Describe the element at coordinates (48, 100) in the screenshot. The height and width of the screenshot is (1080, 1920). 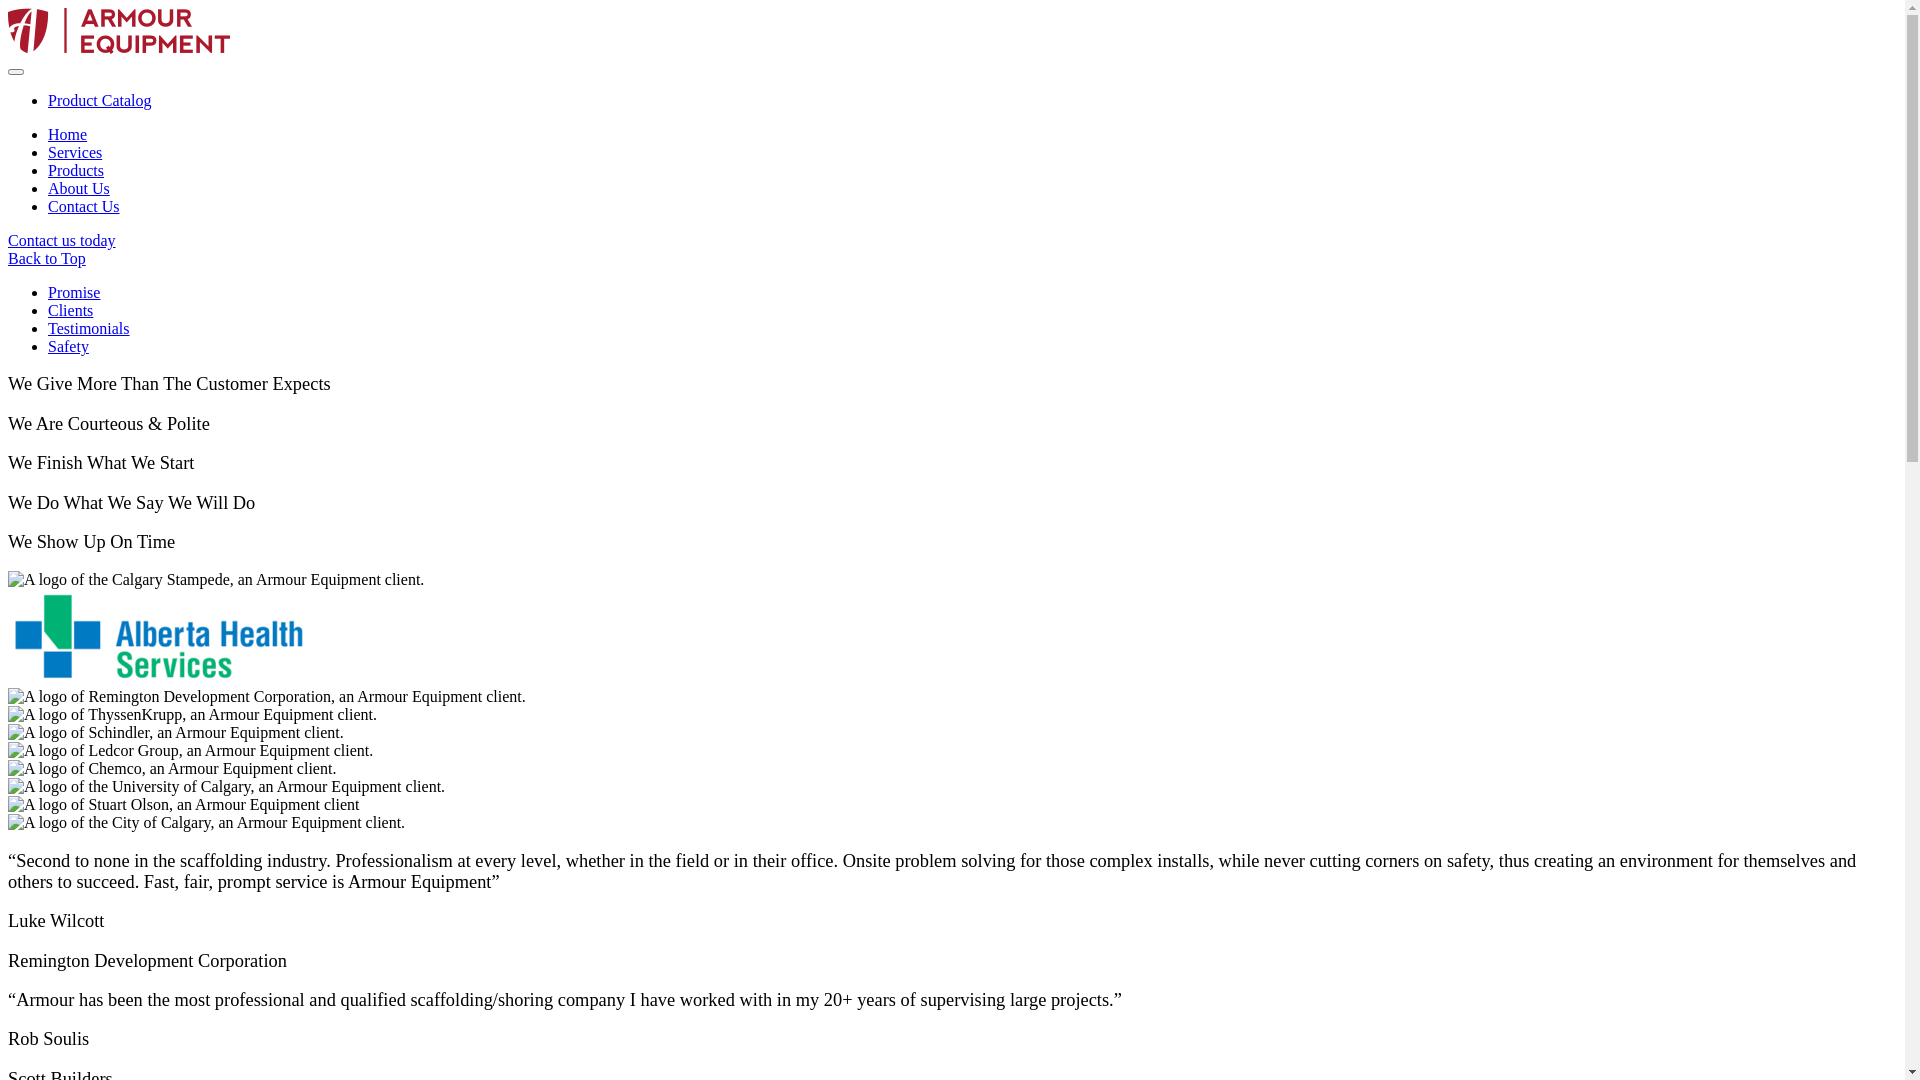
I see `'Product Catalog'` at that location.